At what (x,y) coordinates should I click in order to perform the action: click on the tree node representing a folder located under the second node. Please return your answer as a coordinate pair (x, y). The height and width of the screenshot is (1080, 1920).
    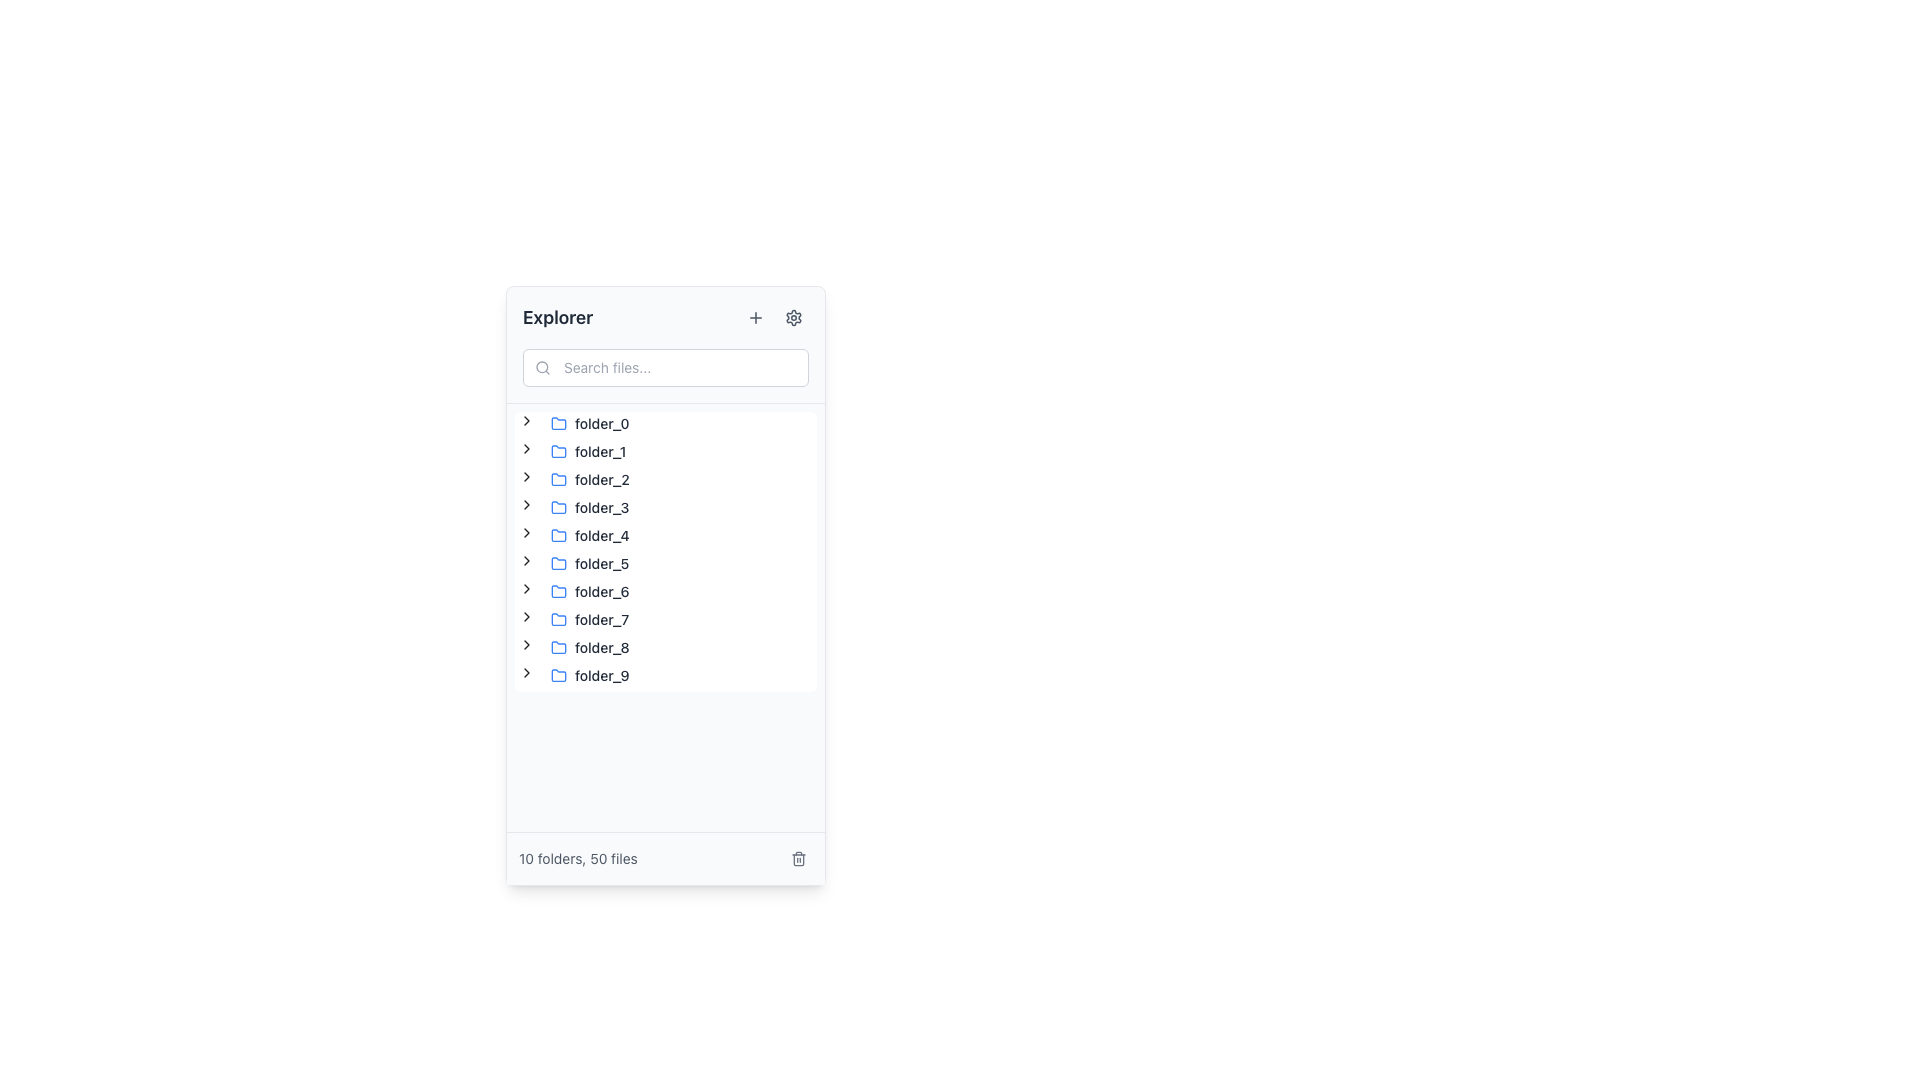
    Looking at the image, I should click on (587, 451).